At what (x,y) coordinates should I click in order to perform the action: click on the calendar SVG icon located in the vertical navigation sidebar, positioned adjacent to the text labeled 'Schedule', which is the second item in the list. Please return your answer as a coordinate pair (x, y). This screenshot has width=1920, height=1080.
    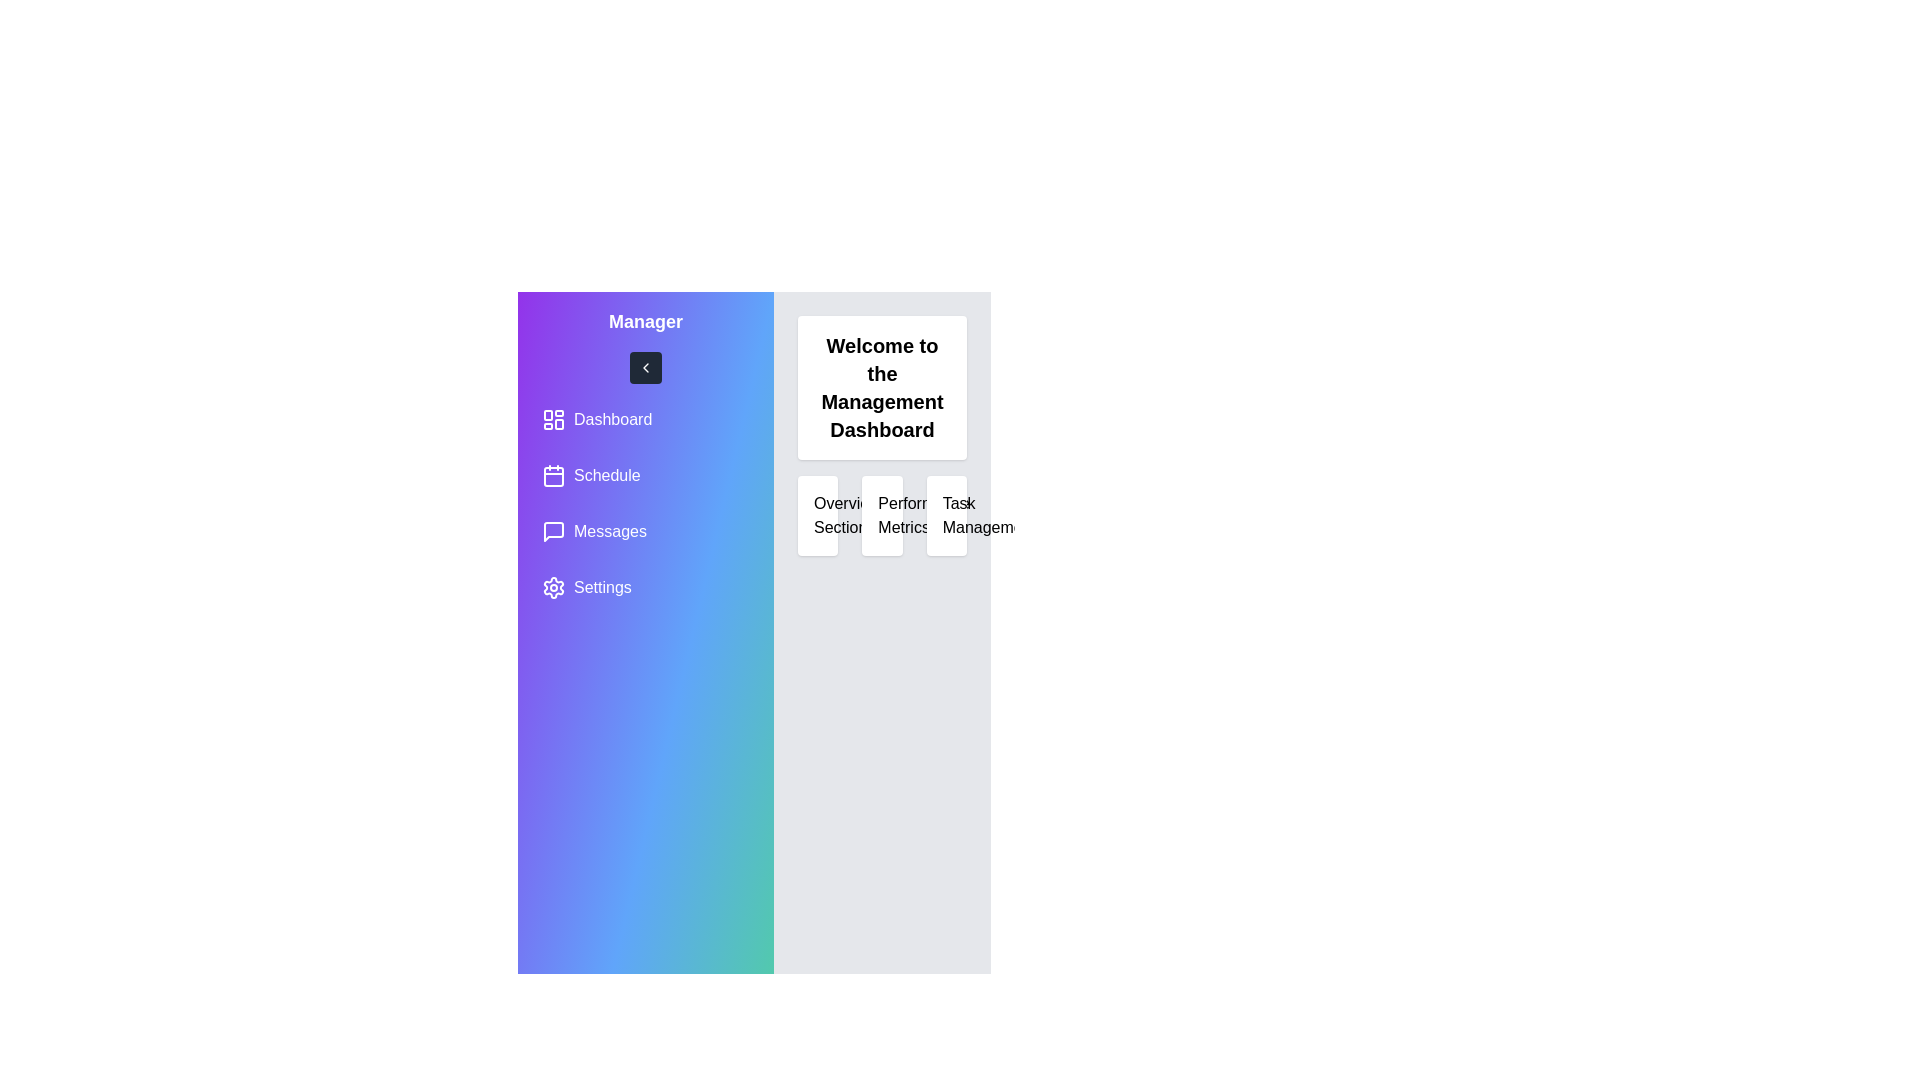
    Looking at the image, I should click on (553, 475).